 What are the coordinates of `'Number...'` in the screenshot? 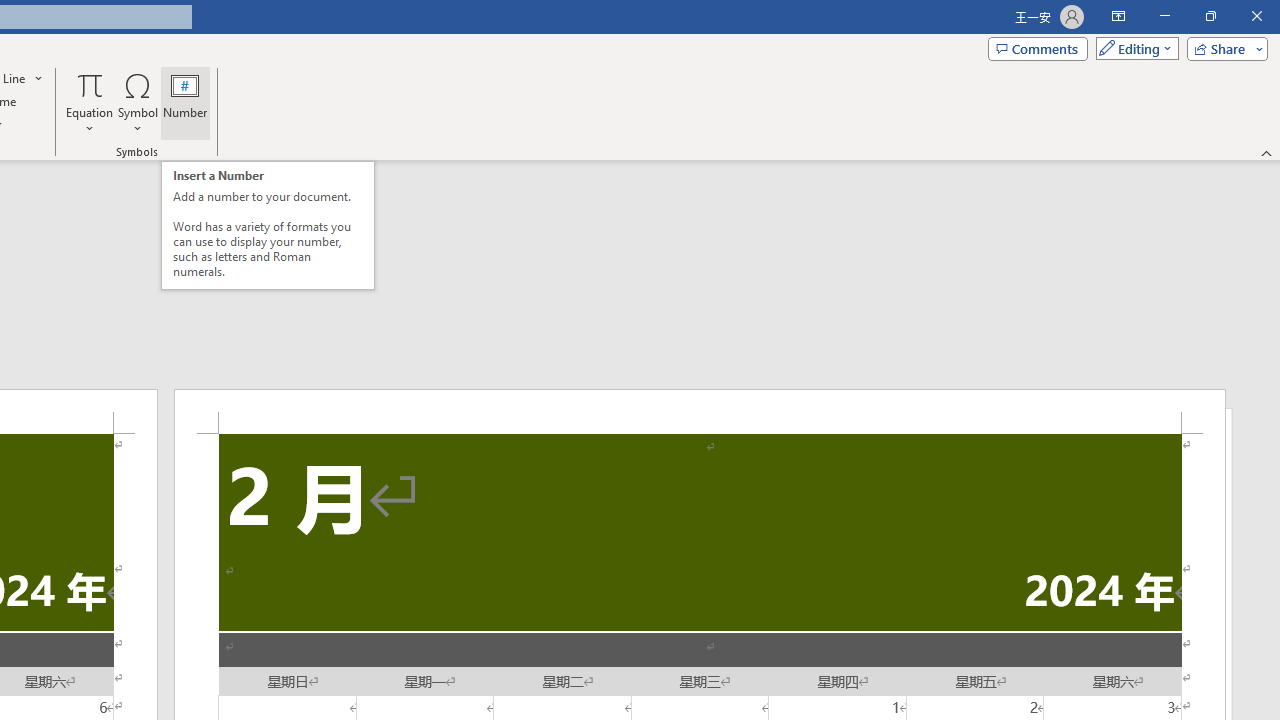 It's located at (185, 103).